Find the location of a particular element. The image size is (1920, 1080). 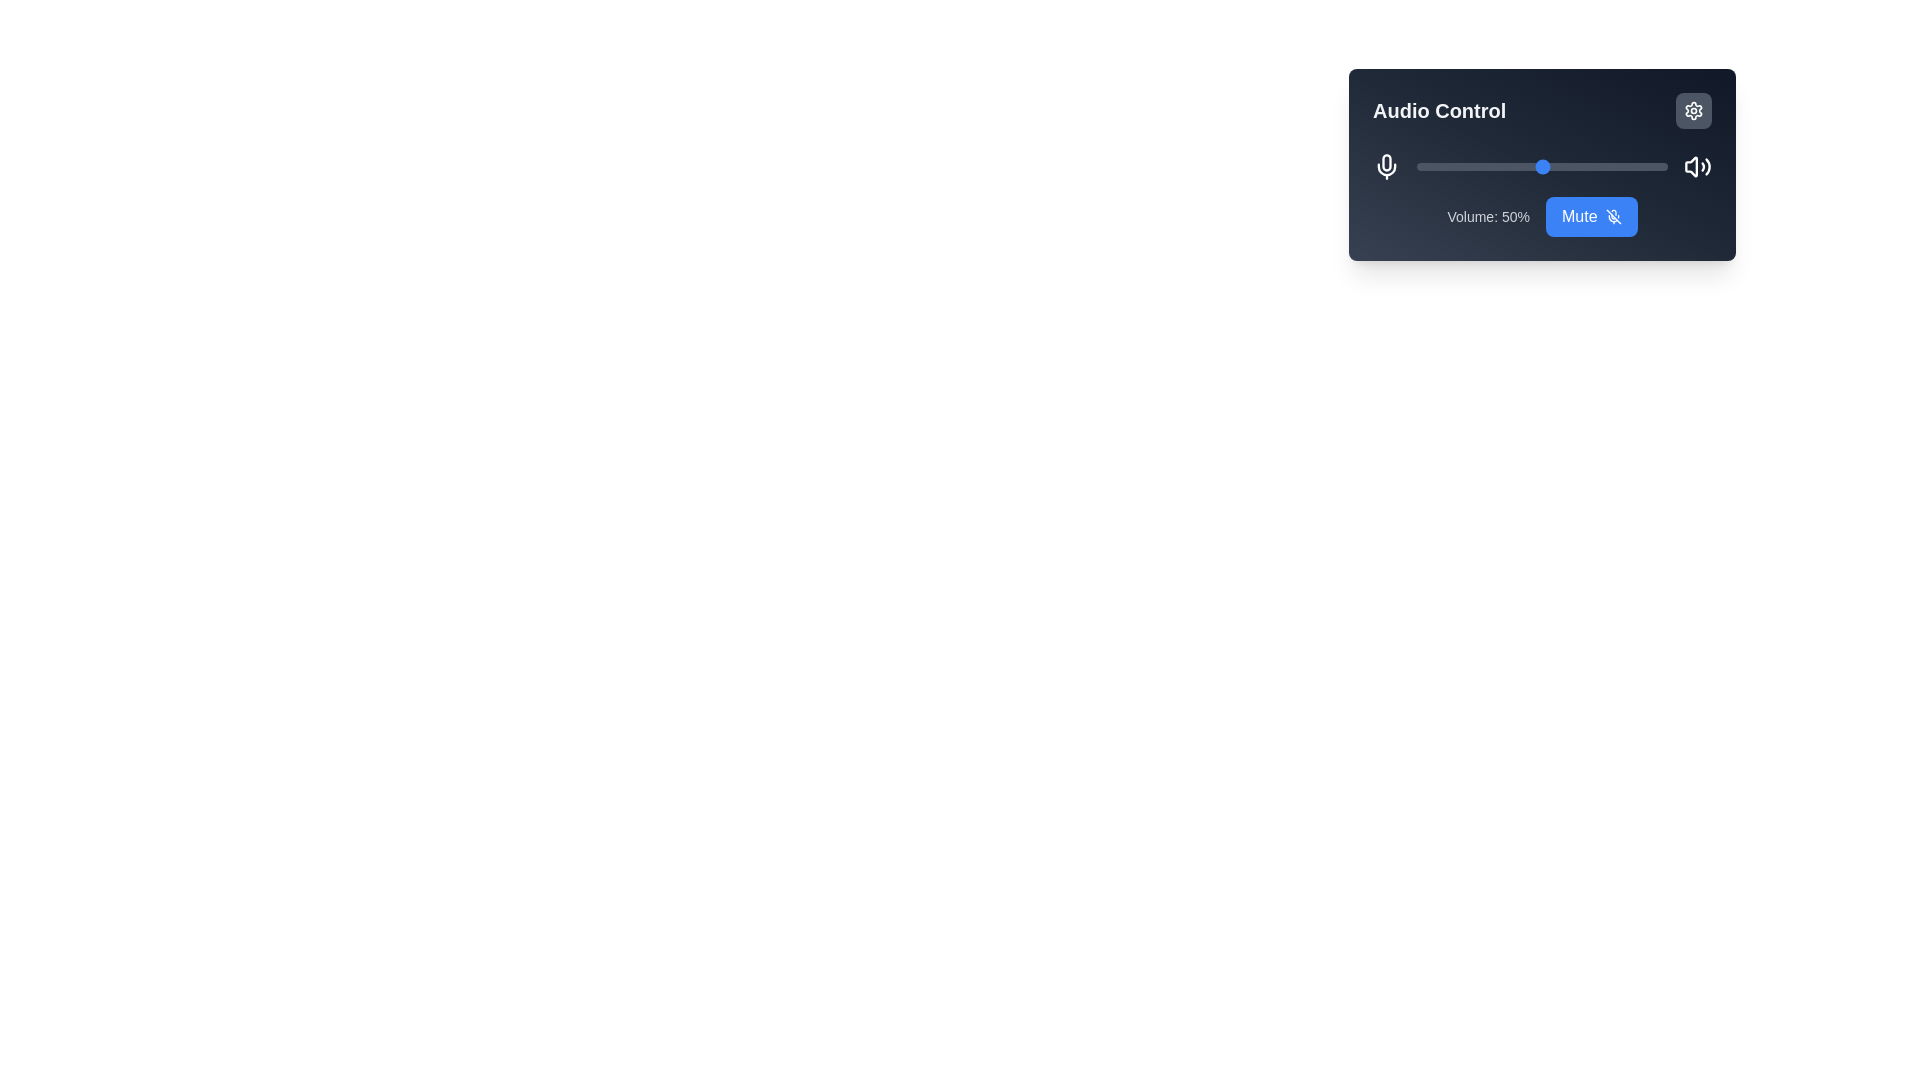

the audio volume is located at coordinates (1521, 165).